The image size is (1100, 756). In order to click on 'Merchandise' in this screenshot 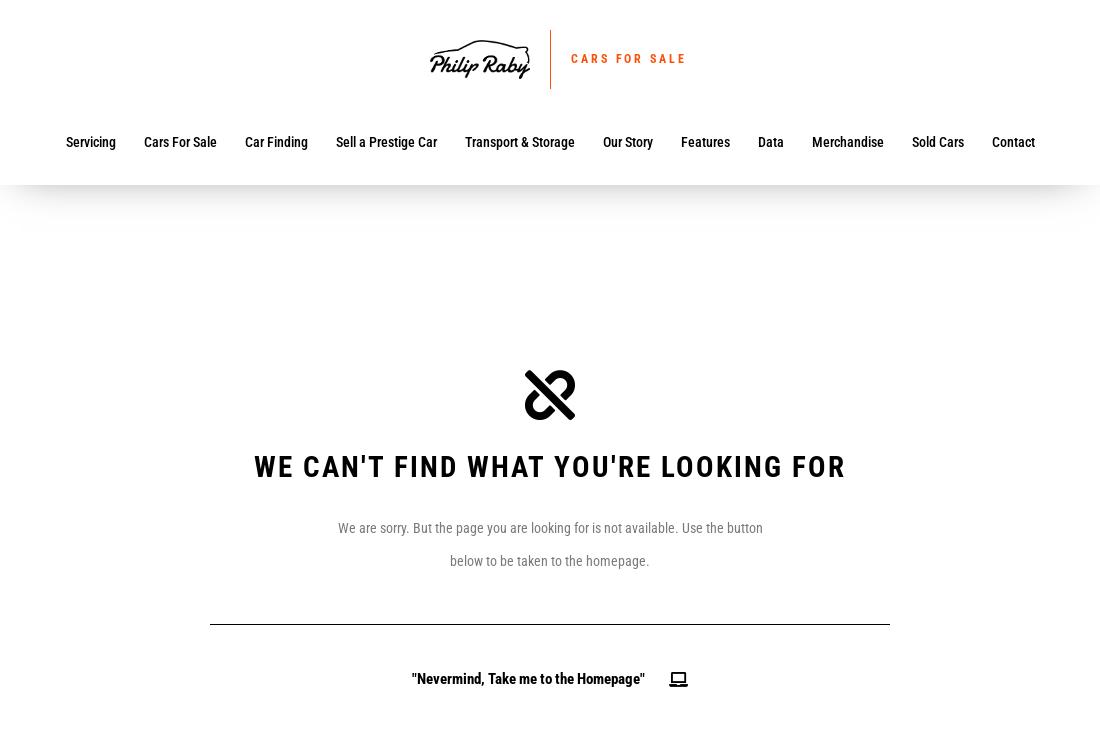, I will do `click(846, 141)`.